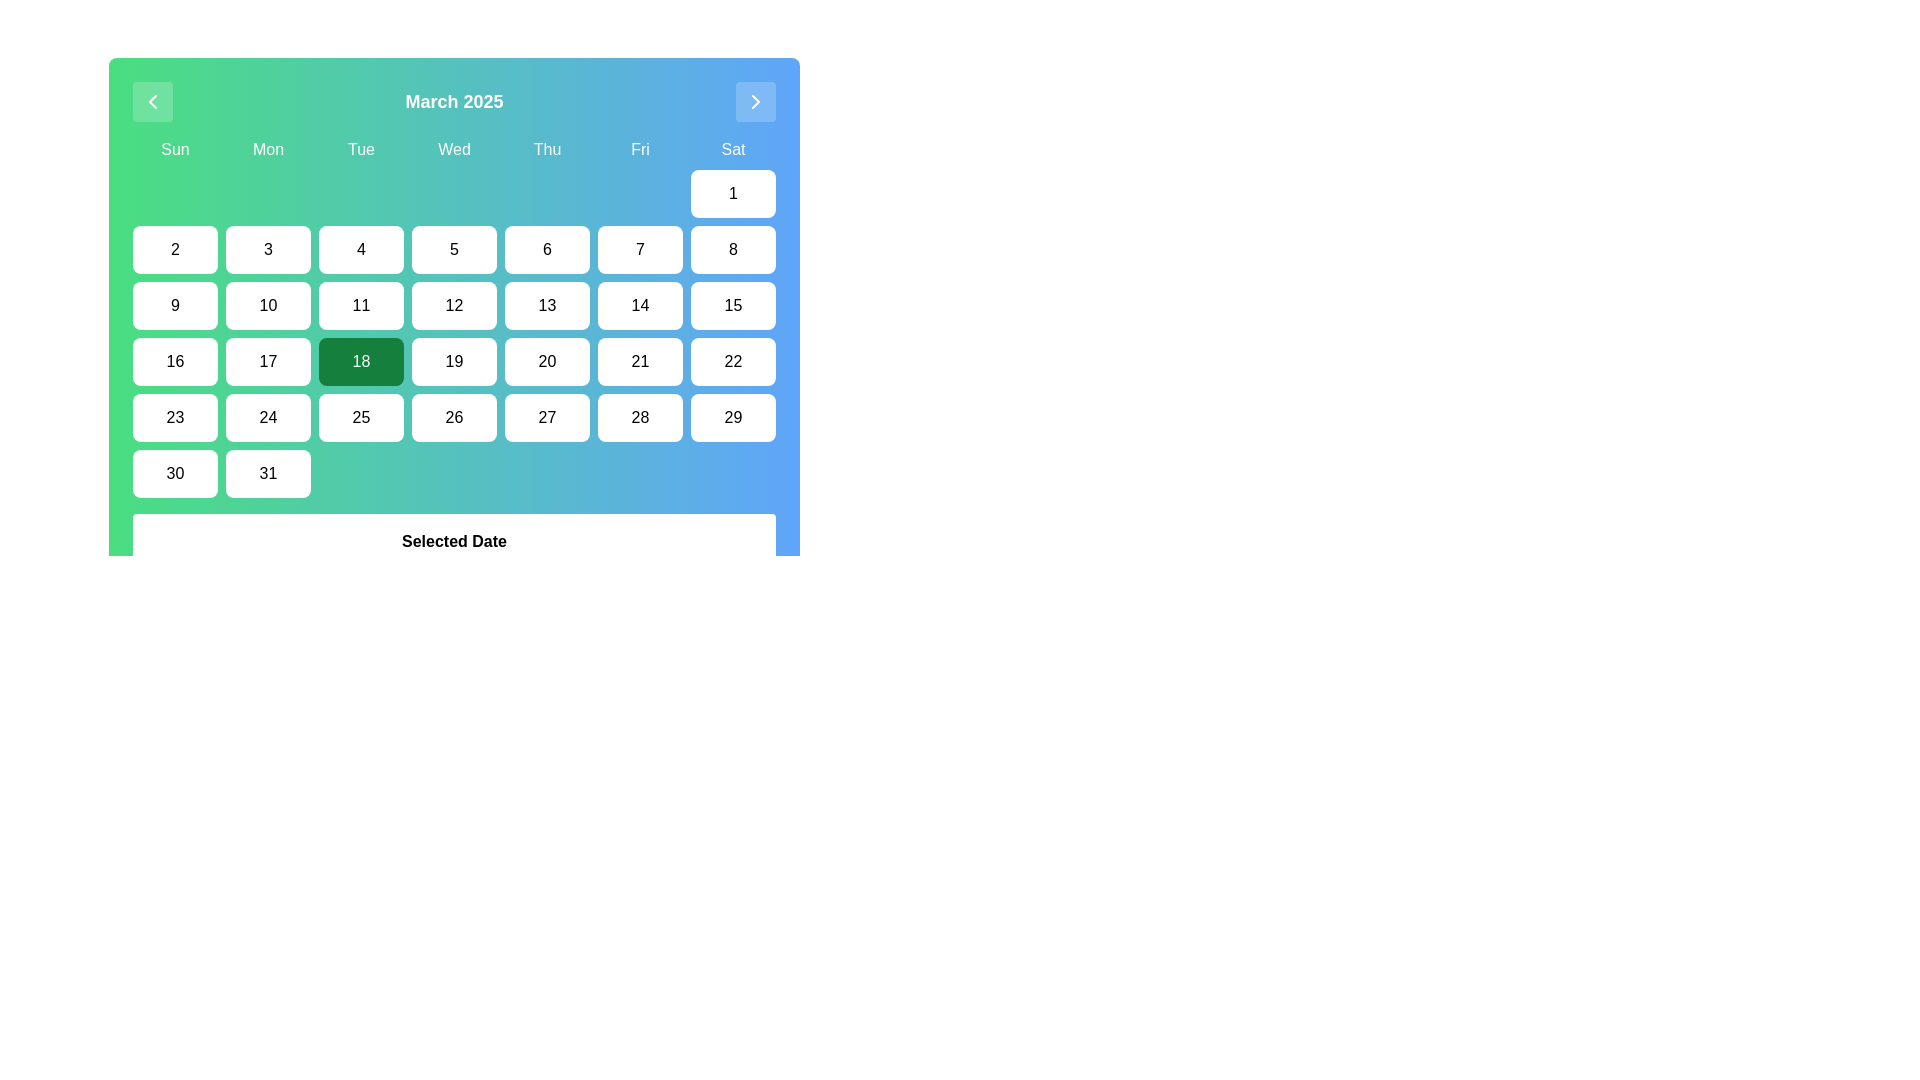 The width and height of the screenshot is (1920, 1080). What do you see at coordinates (640, 249) in the screenshot?
I see `the button displaying the number '7' in black text against a white background, located in the calendar grid under the 'Fri' column` at bounding box center [640, 249].